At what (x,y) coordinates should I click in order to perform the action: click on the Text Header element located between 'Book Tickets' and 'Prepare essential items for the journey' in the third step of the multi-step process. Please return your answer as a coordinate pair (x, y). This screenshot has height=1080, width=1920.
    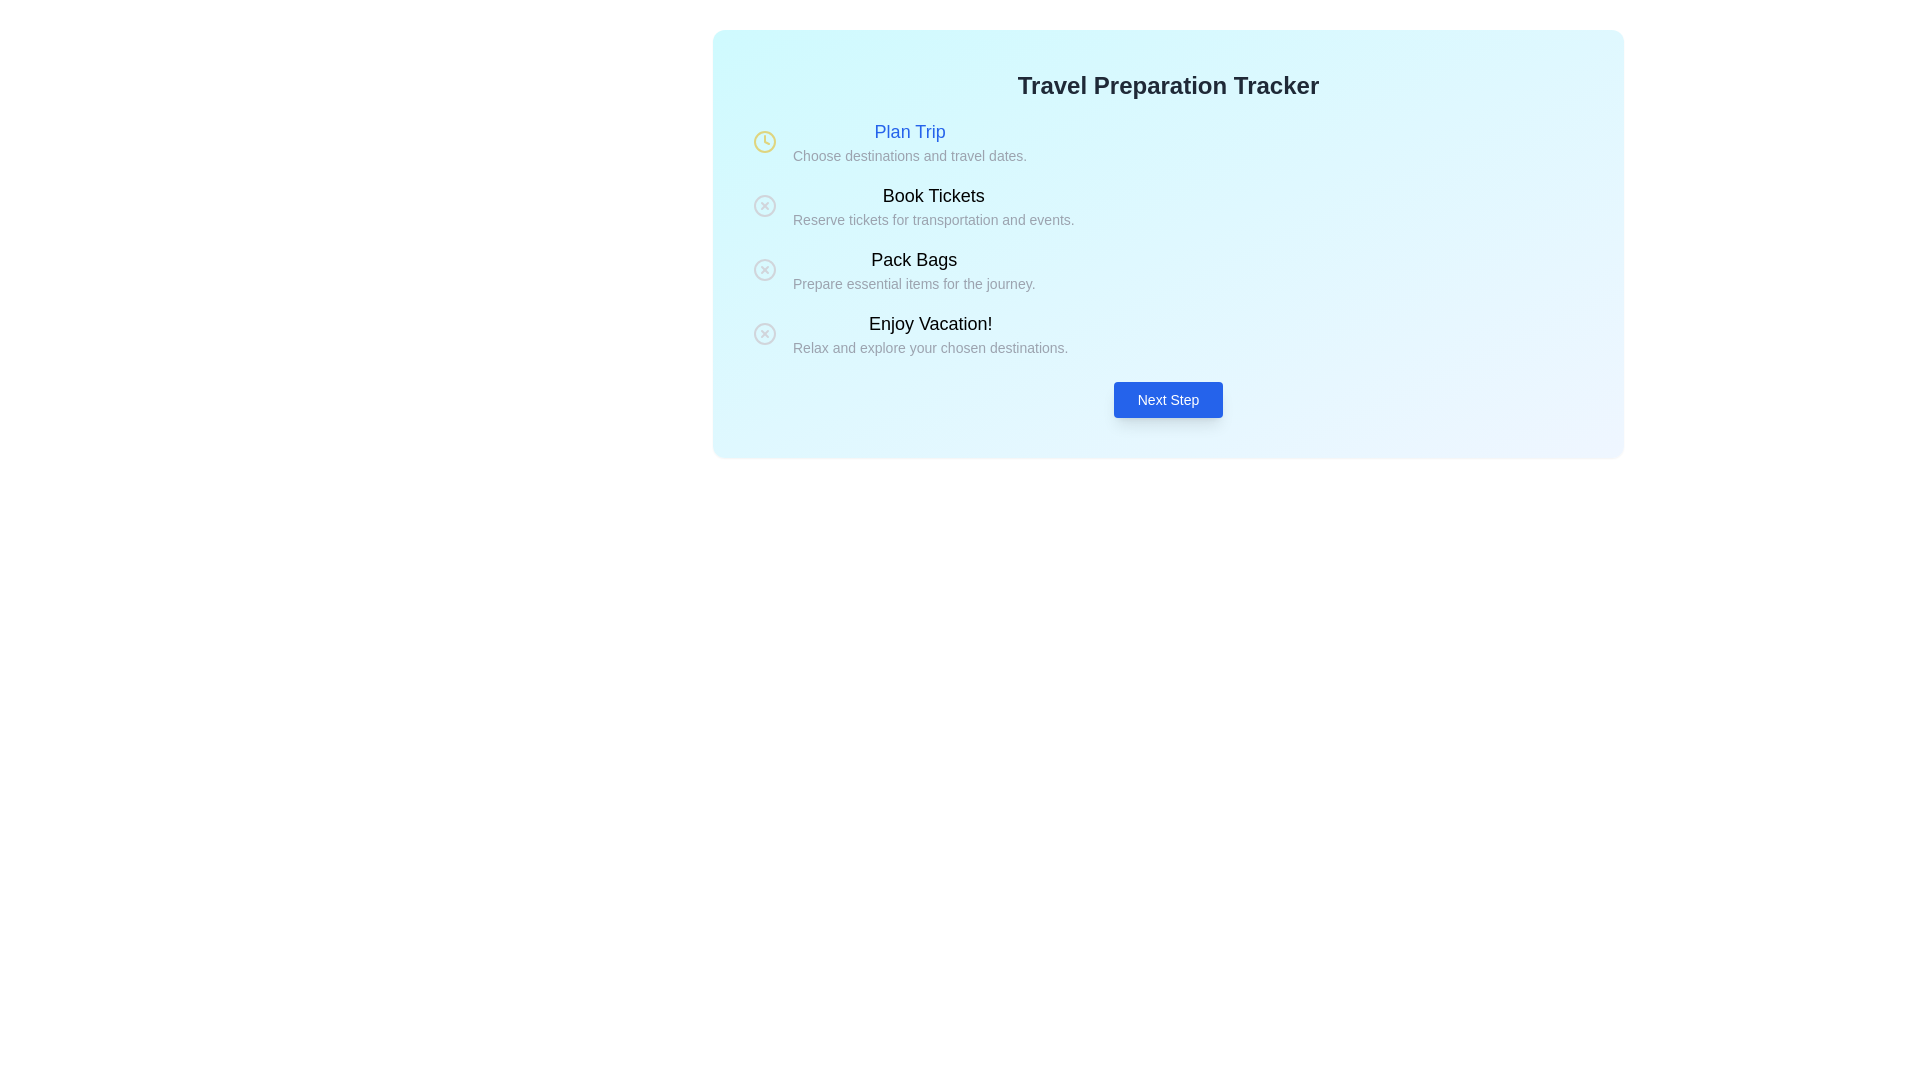
    Looking at the image, I should click on (913, 258).